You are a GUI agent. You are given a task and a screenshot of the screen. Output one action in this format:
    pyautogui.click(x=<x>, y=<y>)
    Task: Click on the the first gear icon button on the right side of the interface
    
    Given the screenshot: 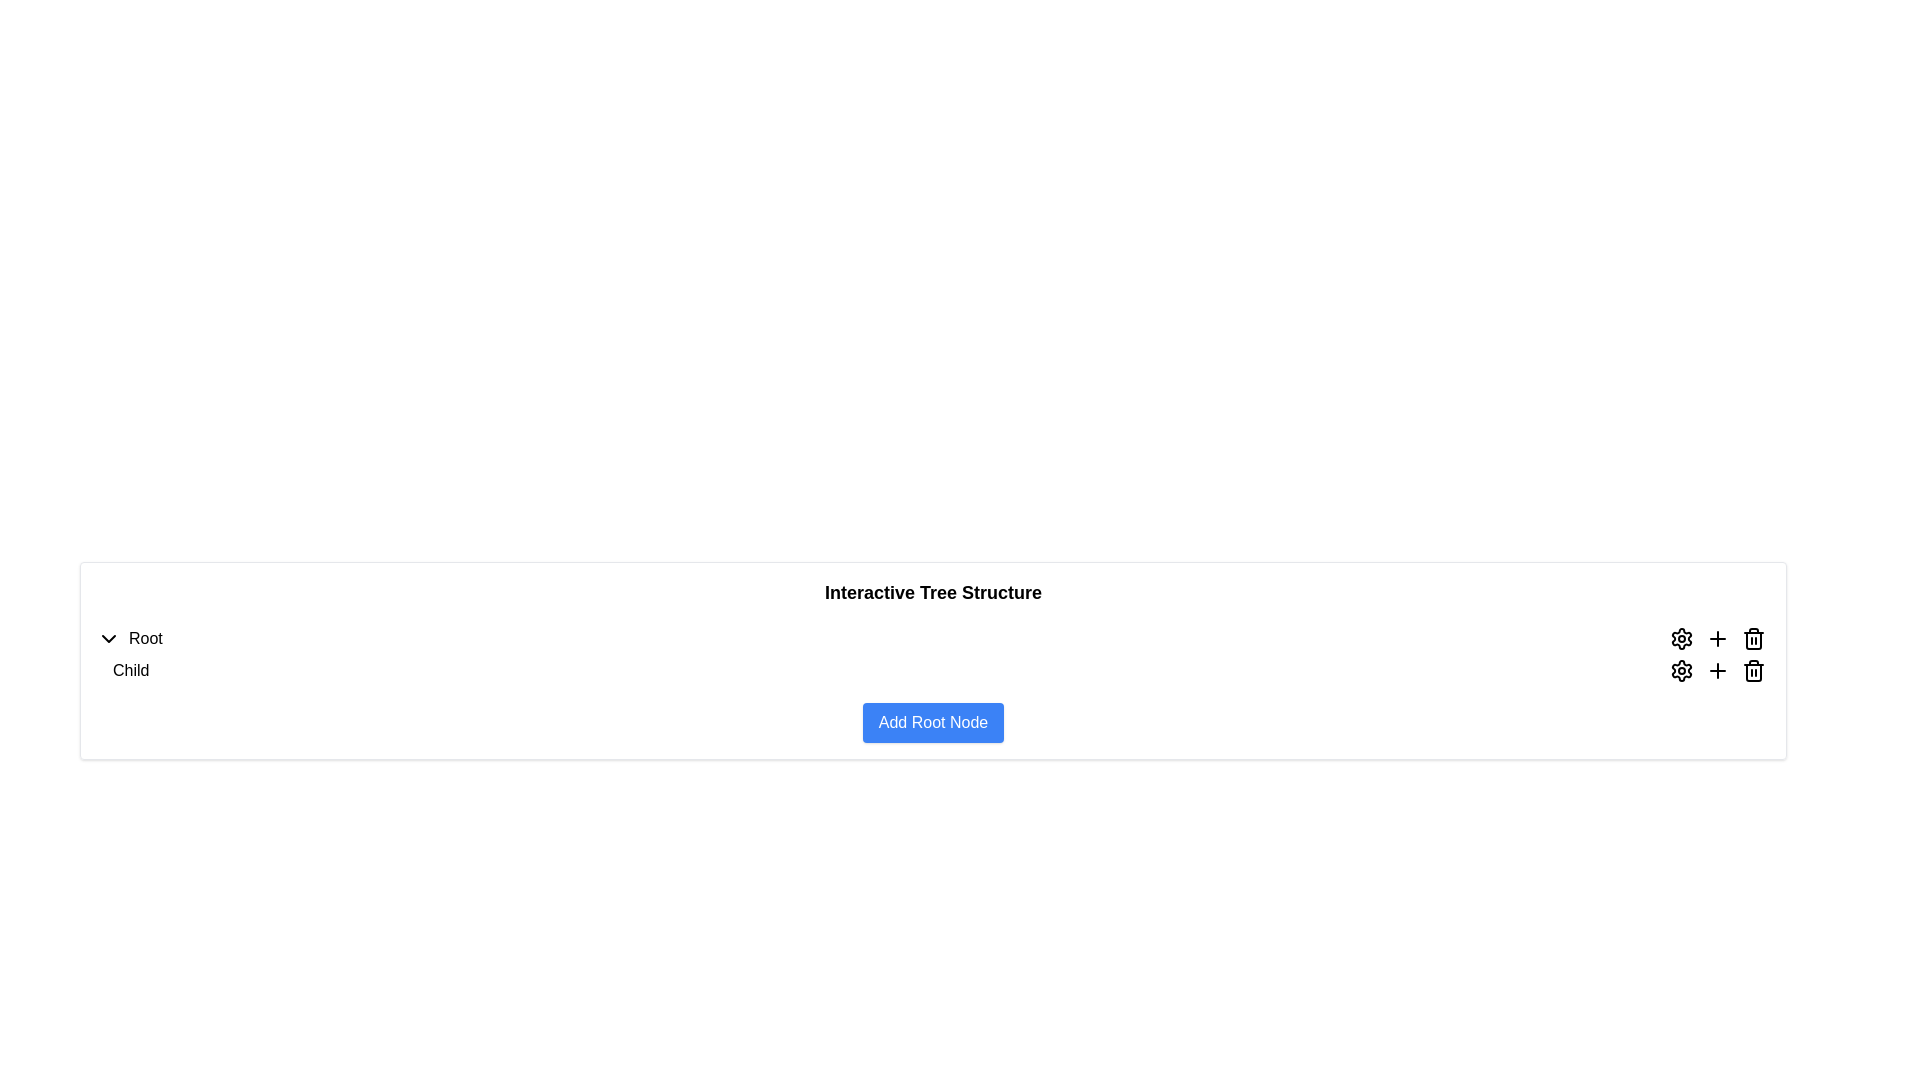 What is the action you would take?
    pyautogui.click(x=1680, y=639)
    